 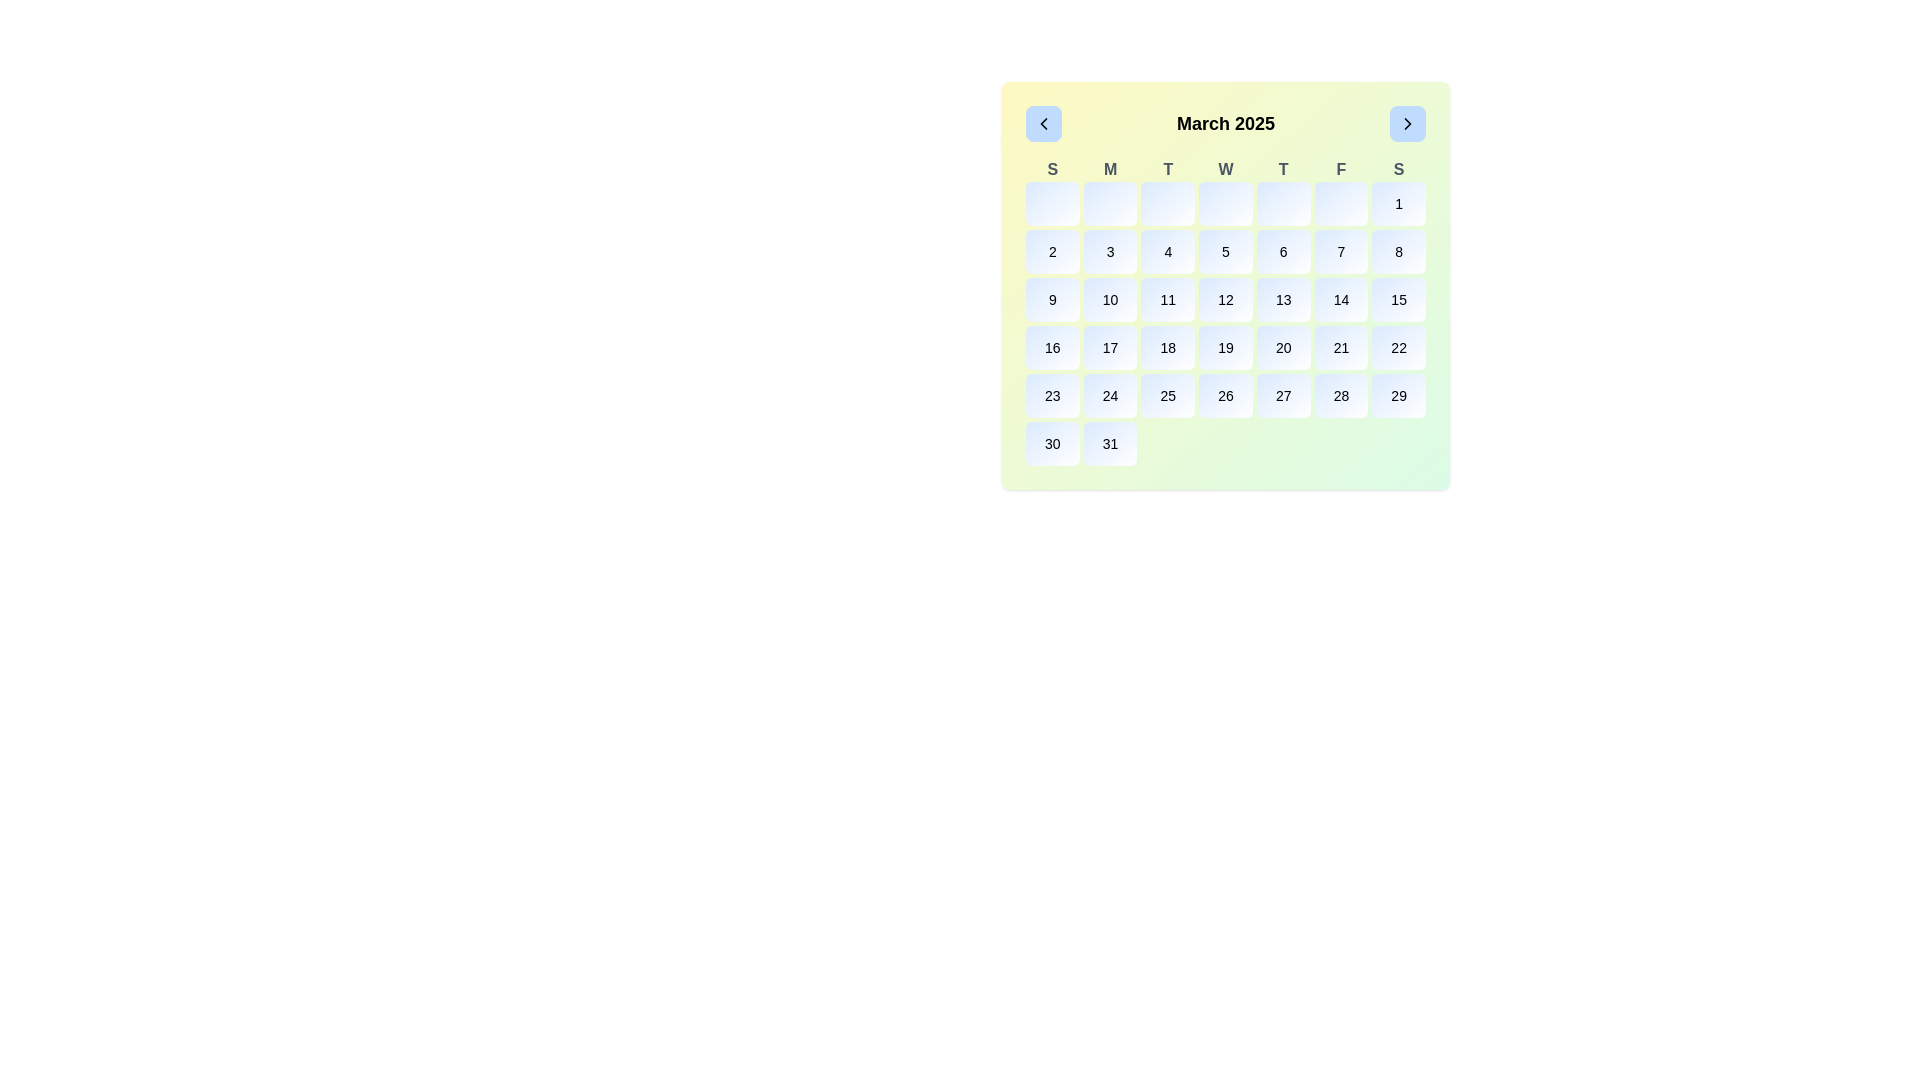 I want to click on the Tuesday header text, which is the third item in the weekday sequence 'SMTWTFS' located at the top of the calendar grid, so click(x=1168, y=168).